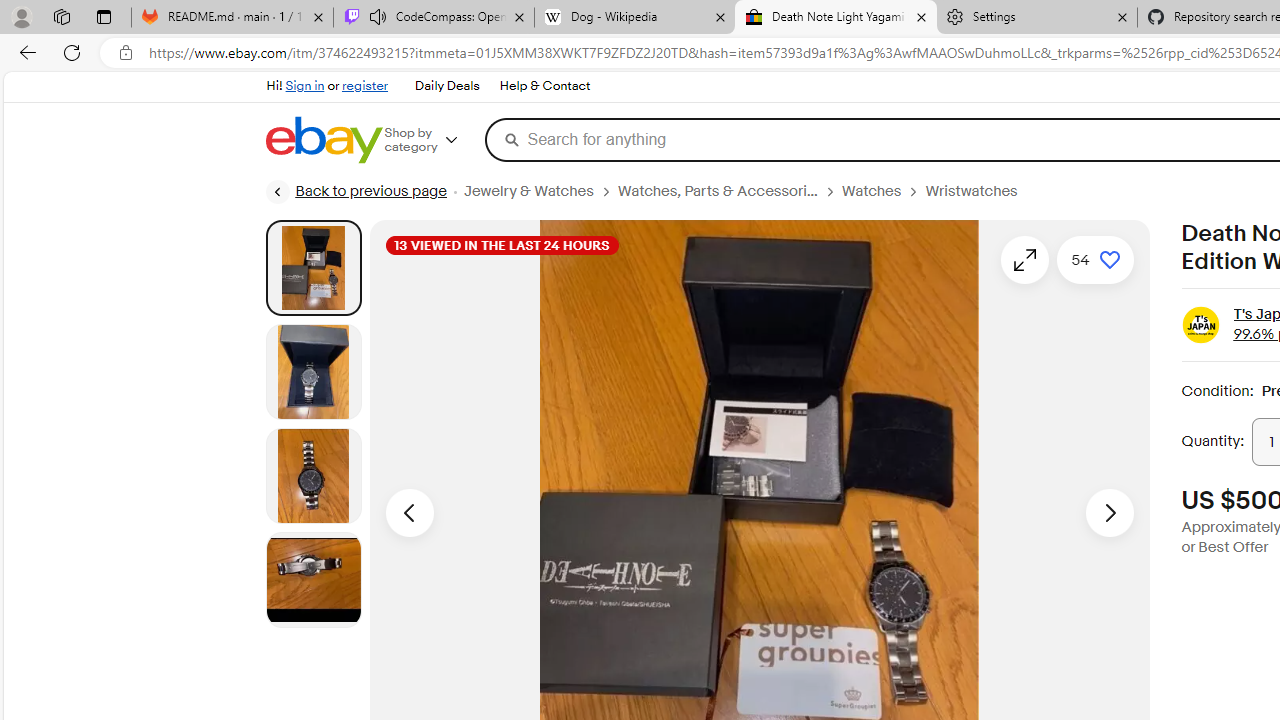 The height and width of the screenshot is (720, 1280). I want to click on 'Help & Contact', so click(544, 85).